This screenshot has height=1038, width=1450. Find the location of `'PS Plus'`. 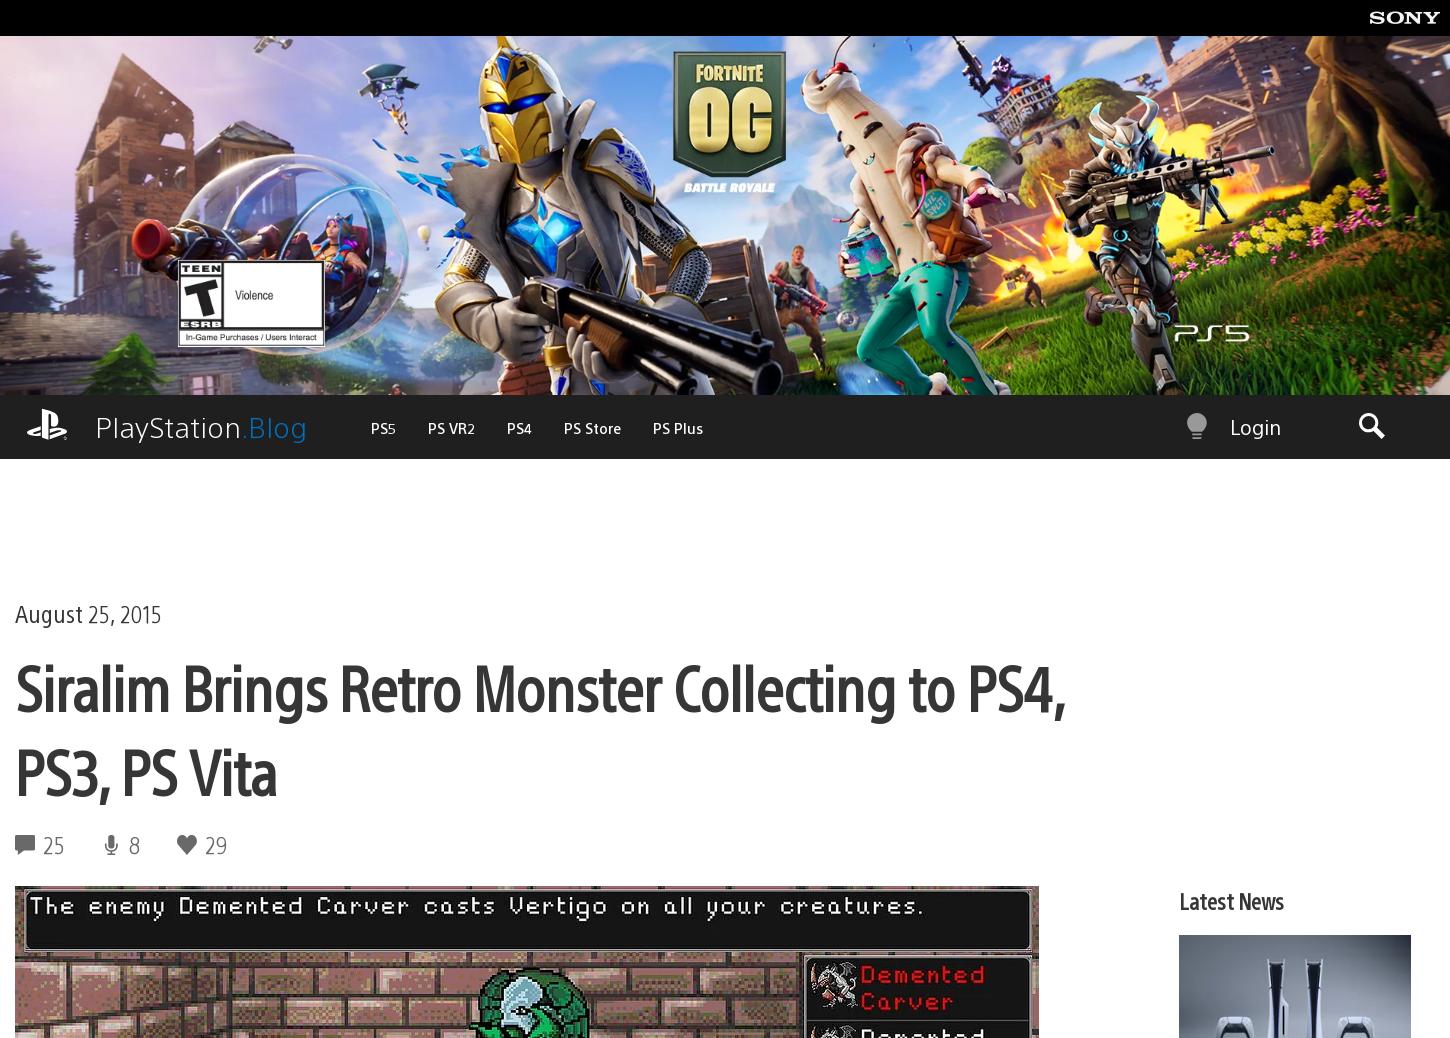

'PS Plus' is located at coordinates (294, 490).